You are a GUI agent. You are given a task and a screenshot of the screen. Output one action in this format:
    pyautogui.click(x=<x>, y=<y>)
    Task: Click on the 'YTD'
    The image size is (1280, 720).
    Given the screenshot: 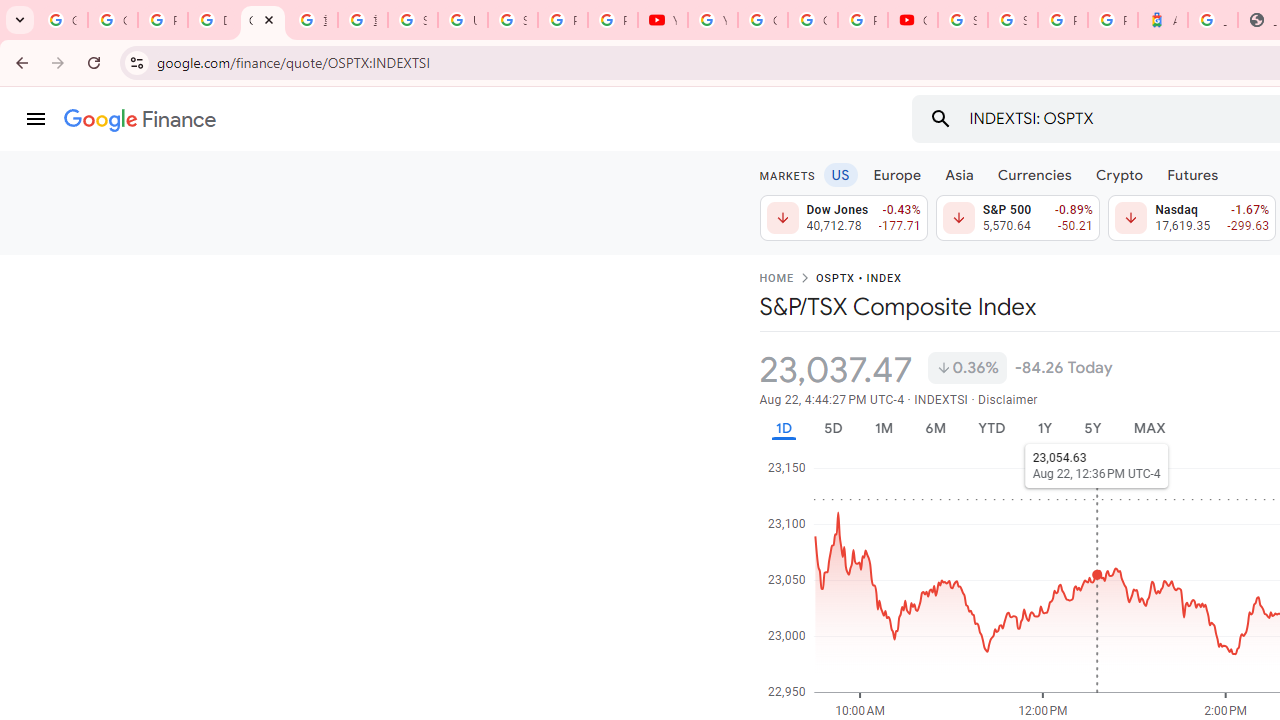 What is the action you would take?
    pyautogui.click(x=991, y=427)
    